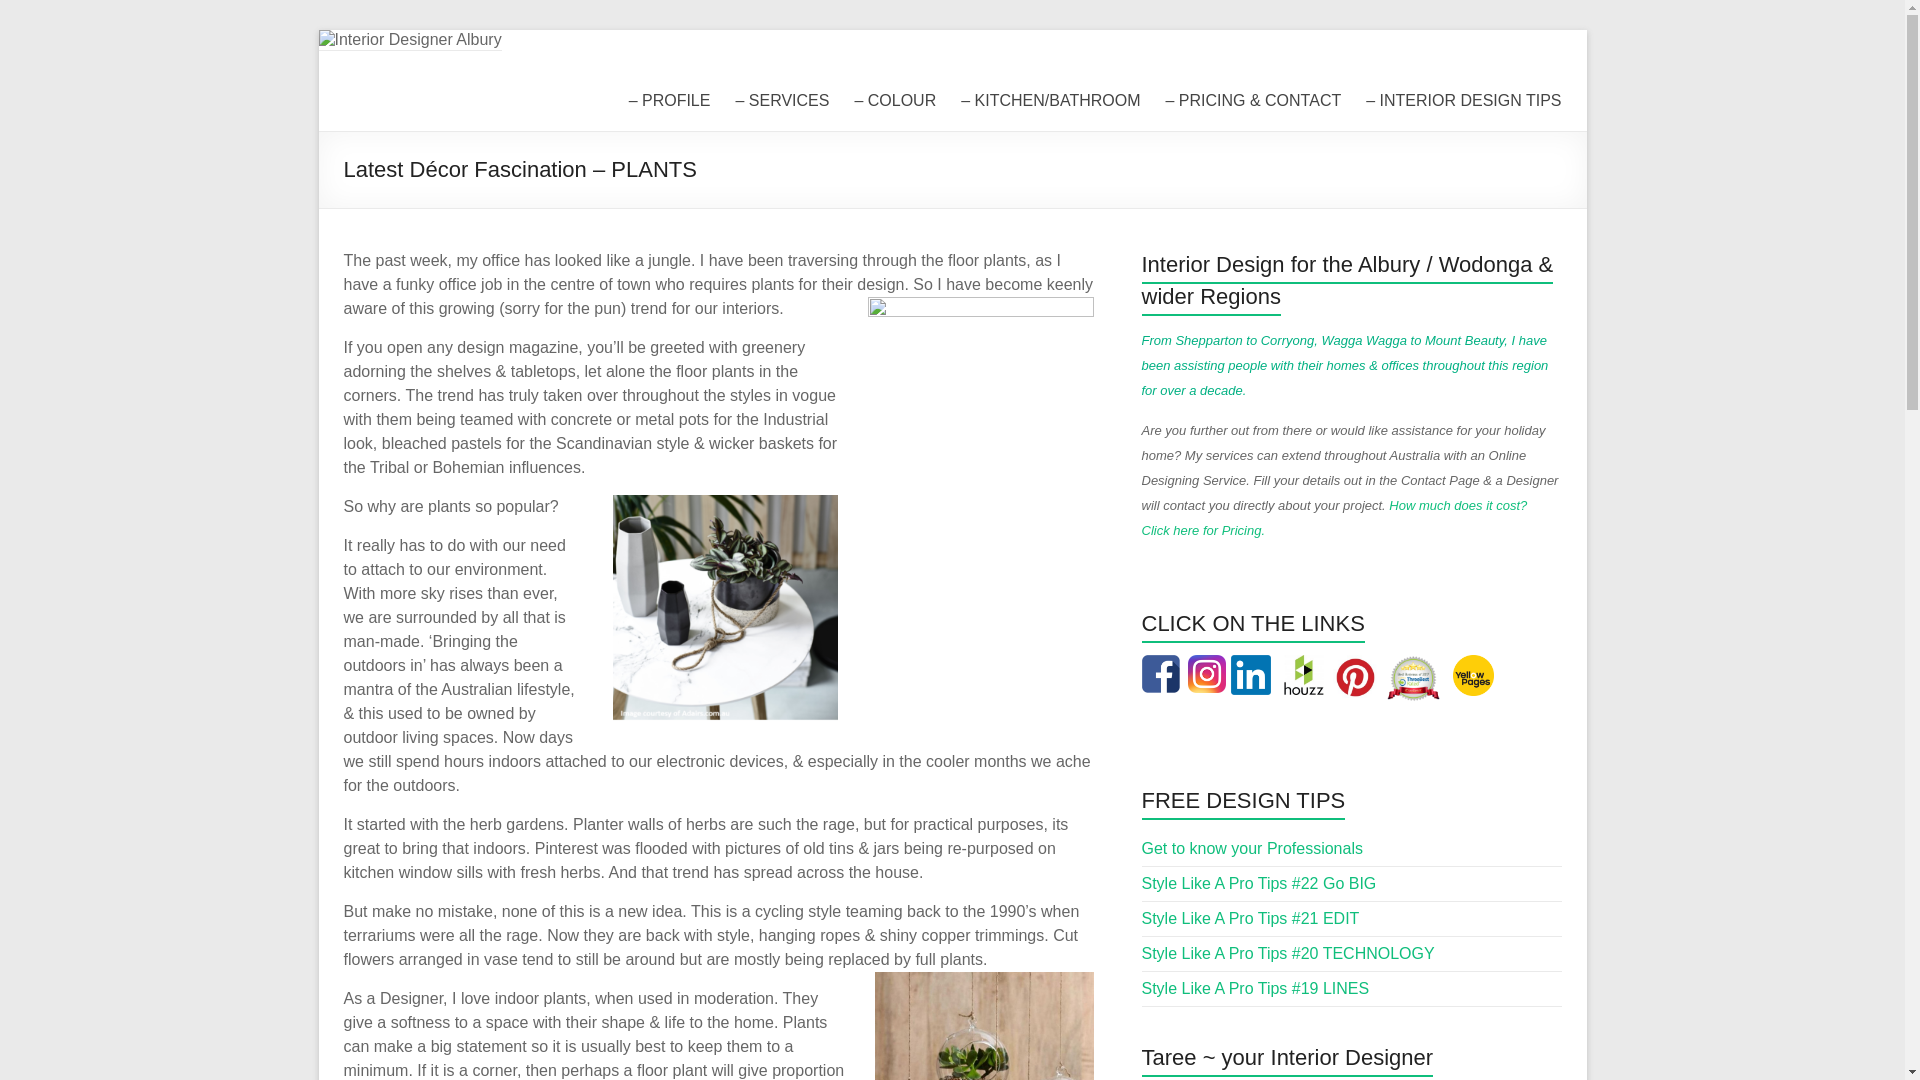 The width and height of the screenshot is (1920, 1080). What do you see at coordinates (1475, 666) in the screenshot?
I see `' '` at bounding box center [1475, 666].